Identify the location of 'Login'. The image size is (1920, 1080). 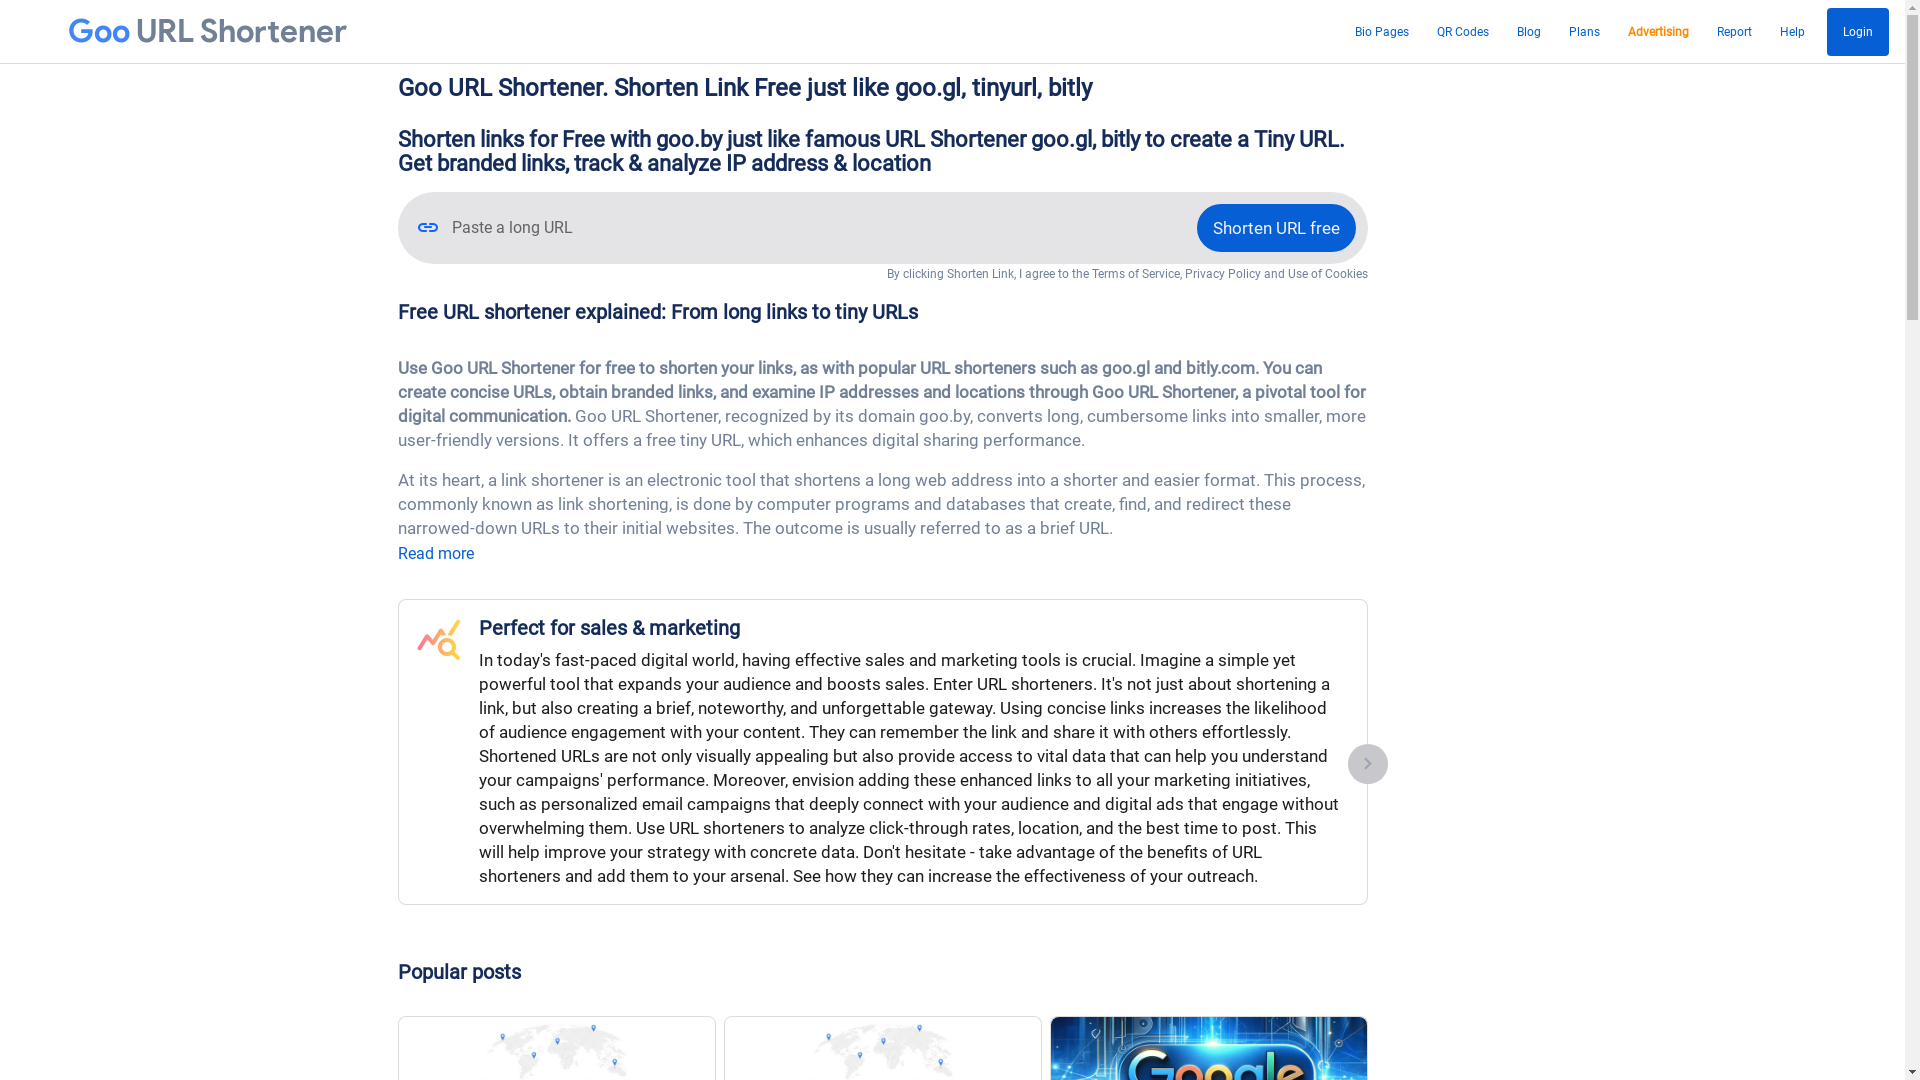
(1856, 31).